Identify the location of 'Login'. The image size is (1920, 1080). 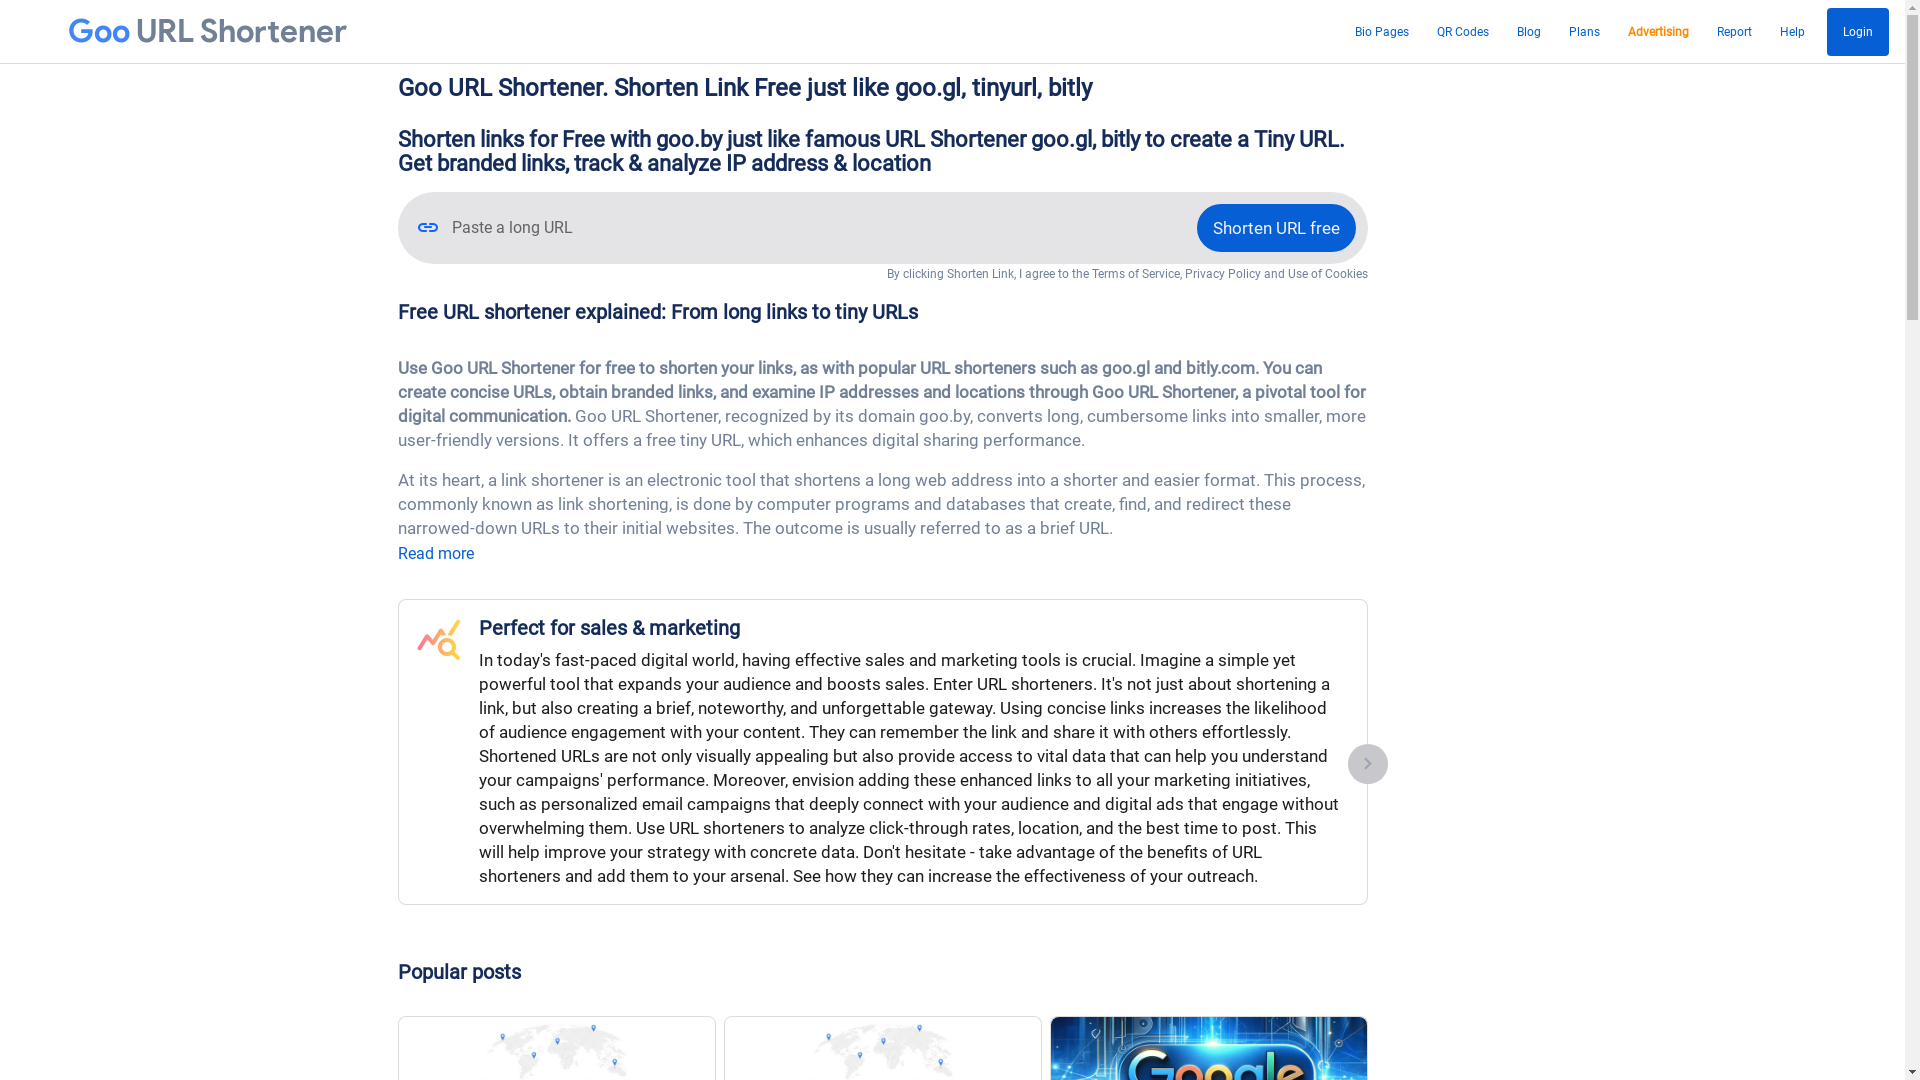
(1856, 31).